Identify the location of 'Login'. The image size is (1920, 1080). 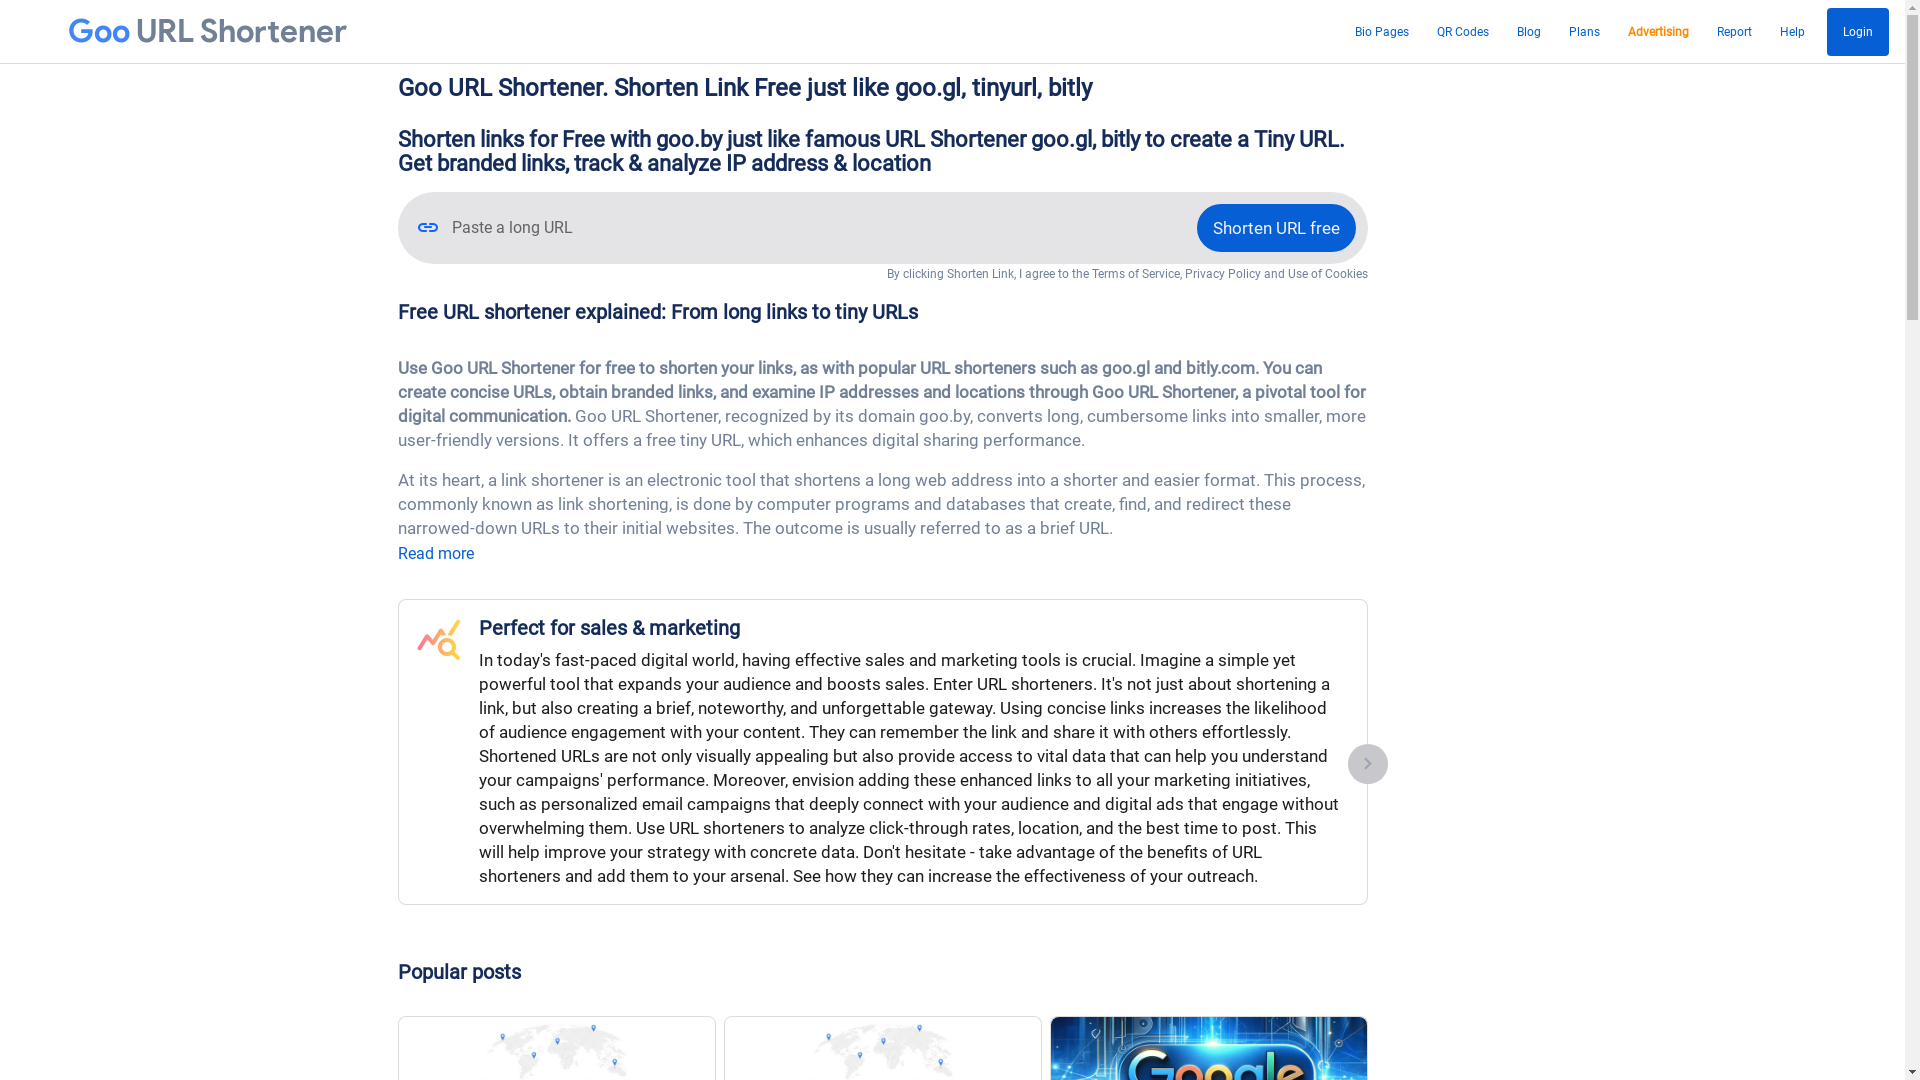
(1856, 31).